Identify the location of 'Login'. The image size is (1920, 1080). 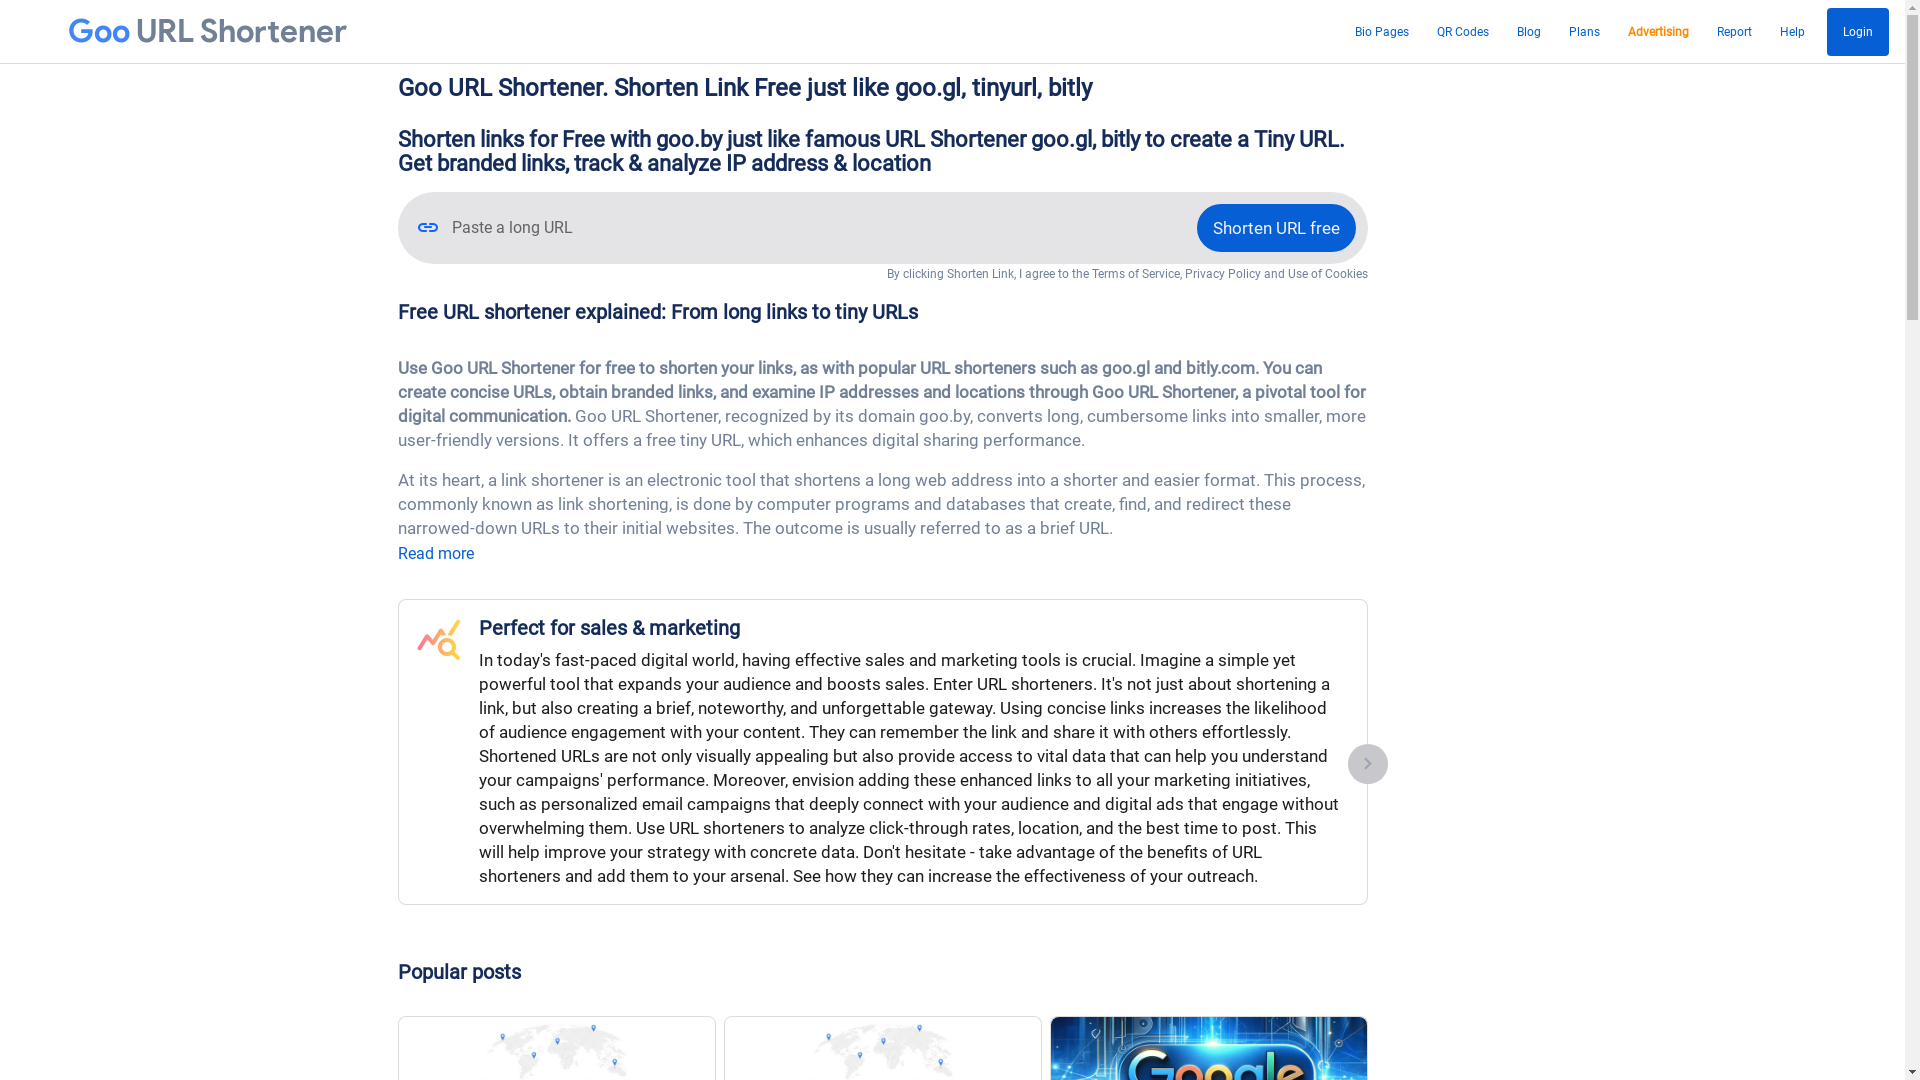
(1856, 31).